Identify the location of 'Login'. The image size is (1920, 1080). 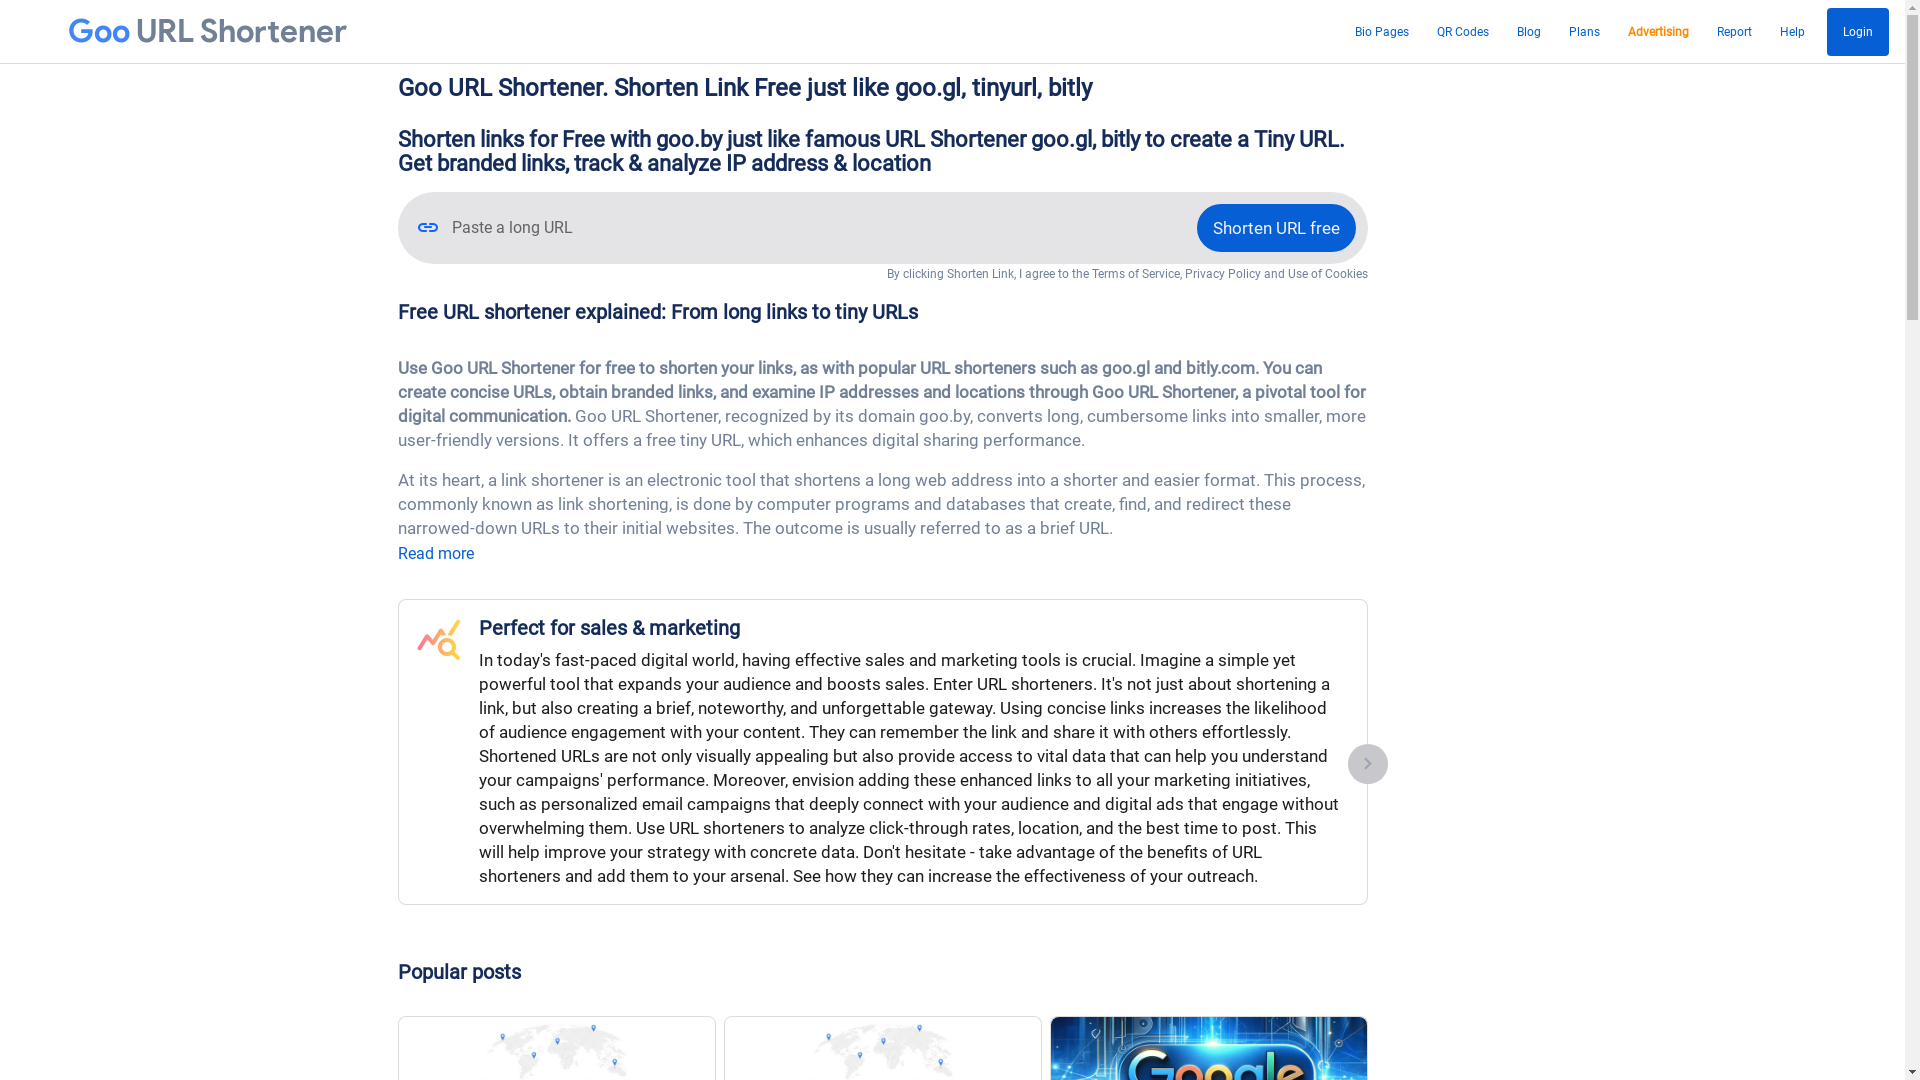
(1856, 31).